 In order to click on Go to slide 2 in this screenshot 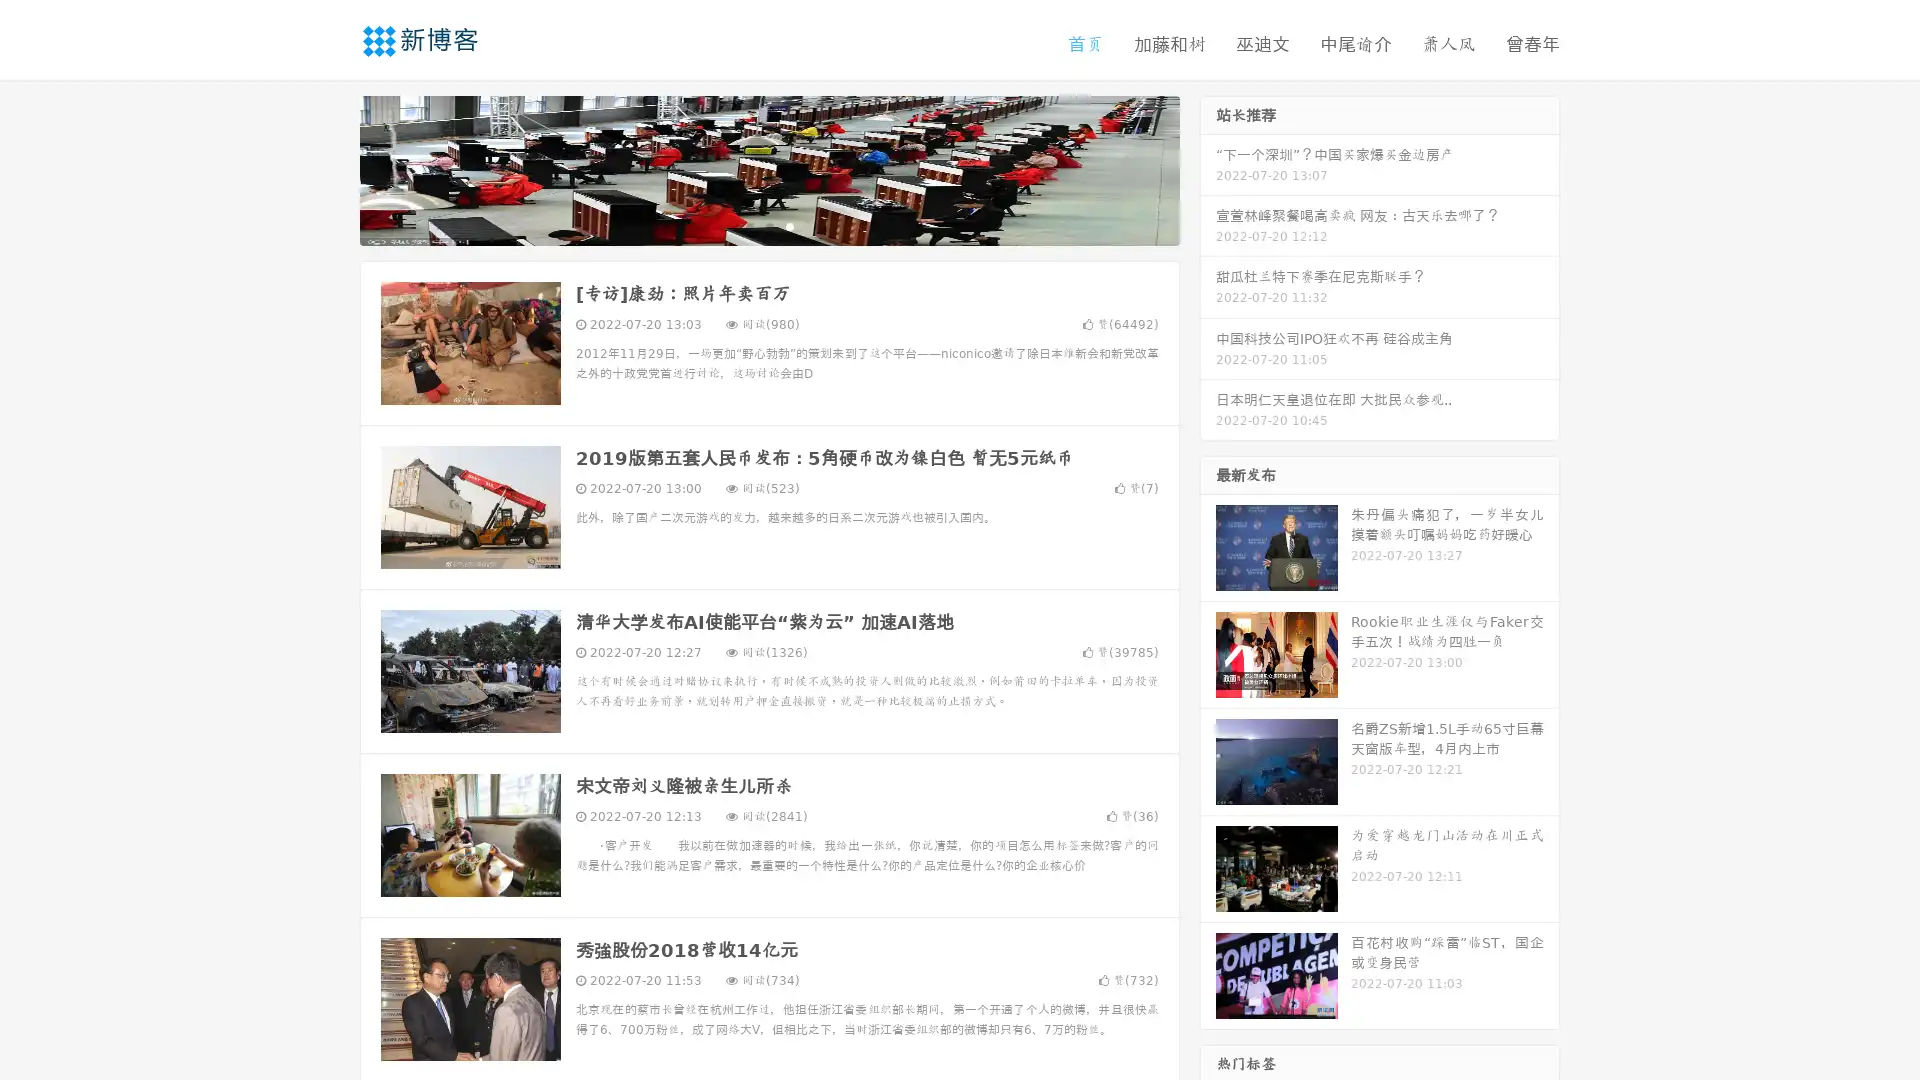, I will do `click(768, 225)`.